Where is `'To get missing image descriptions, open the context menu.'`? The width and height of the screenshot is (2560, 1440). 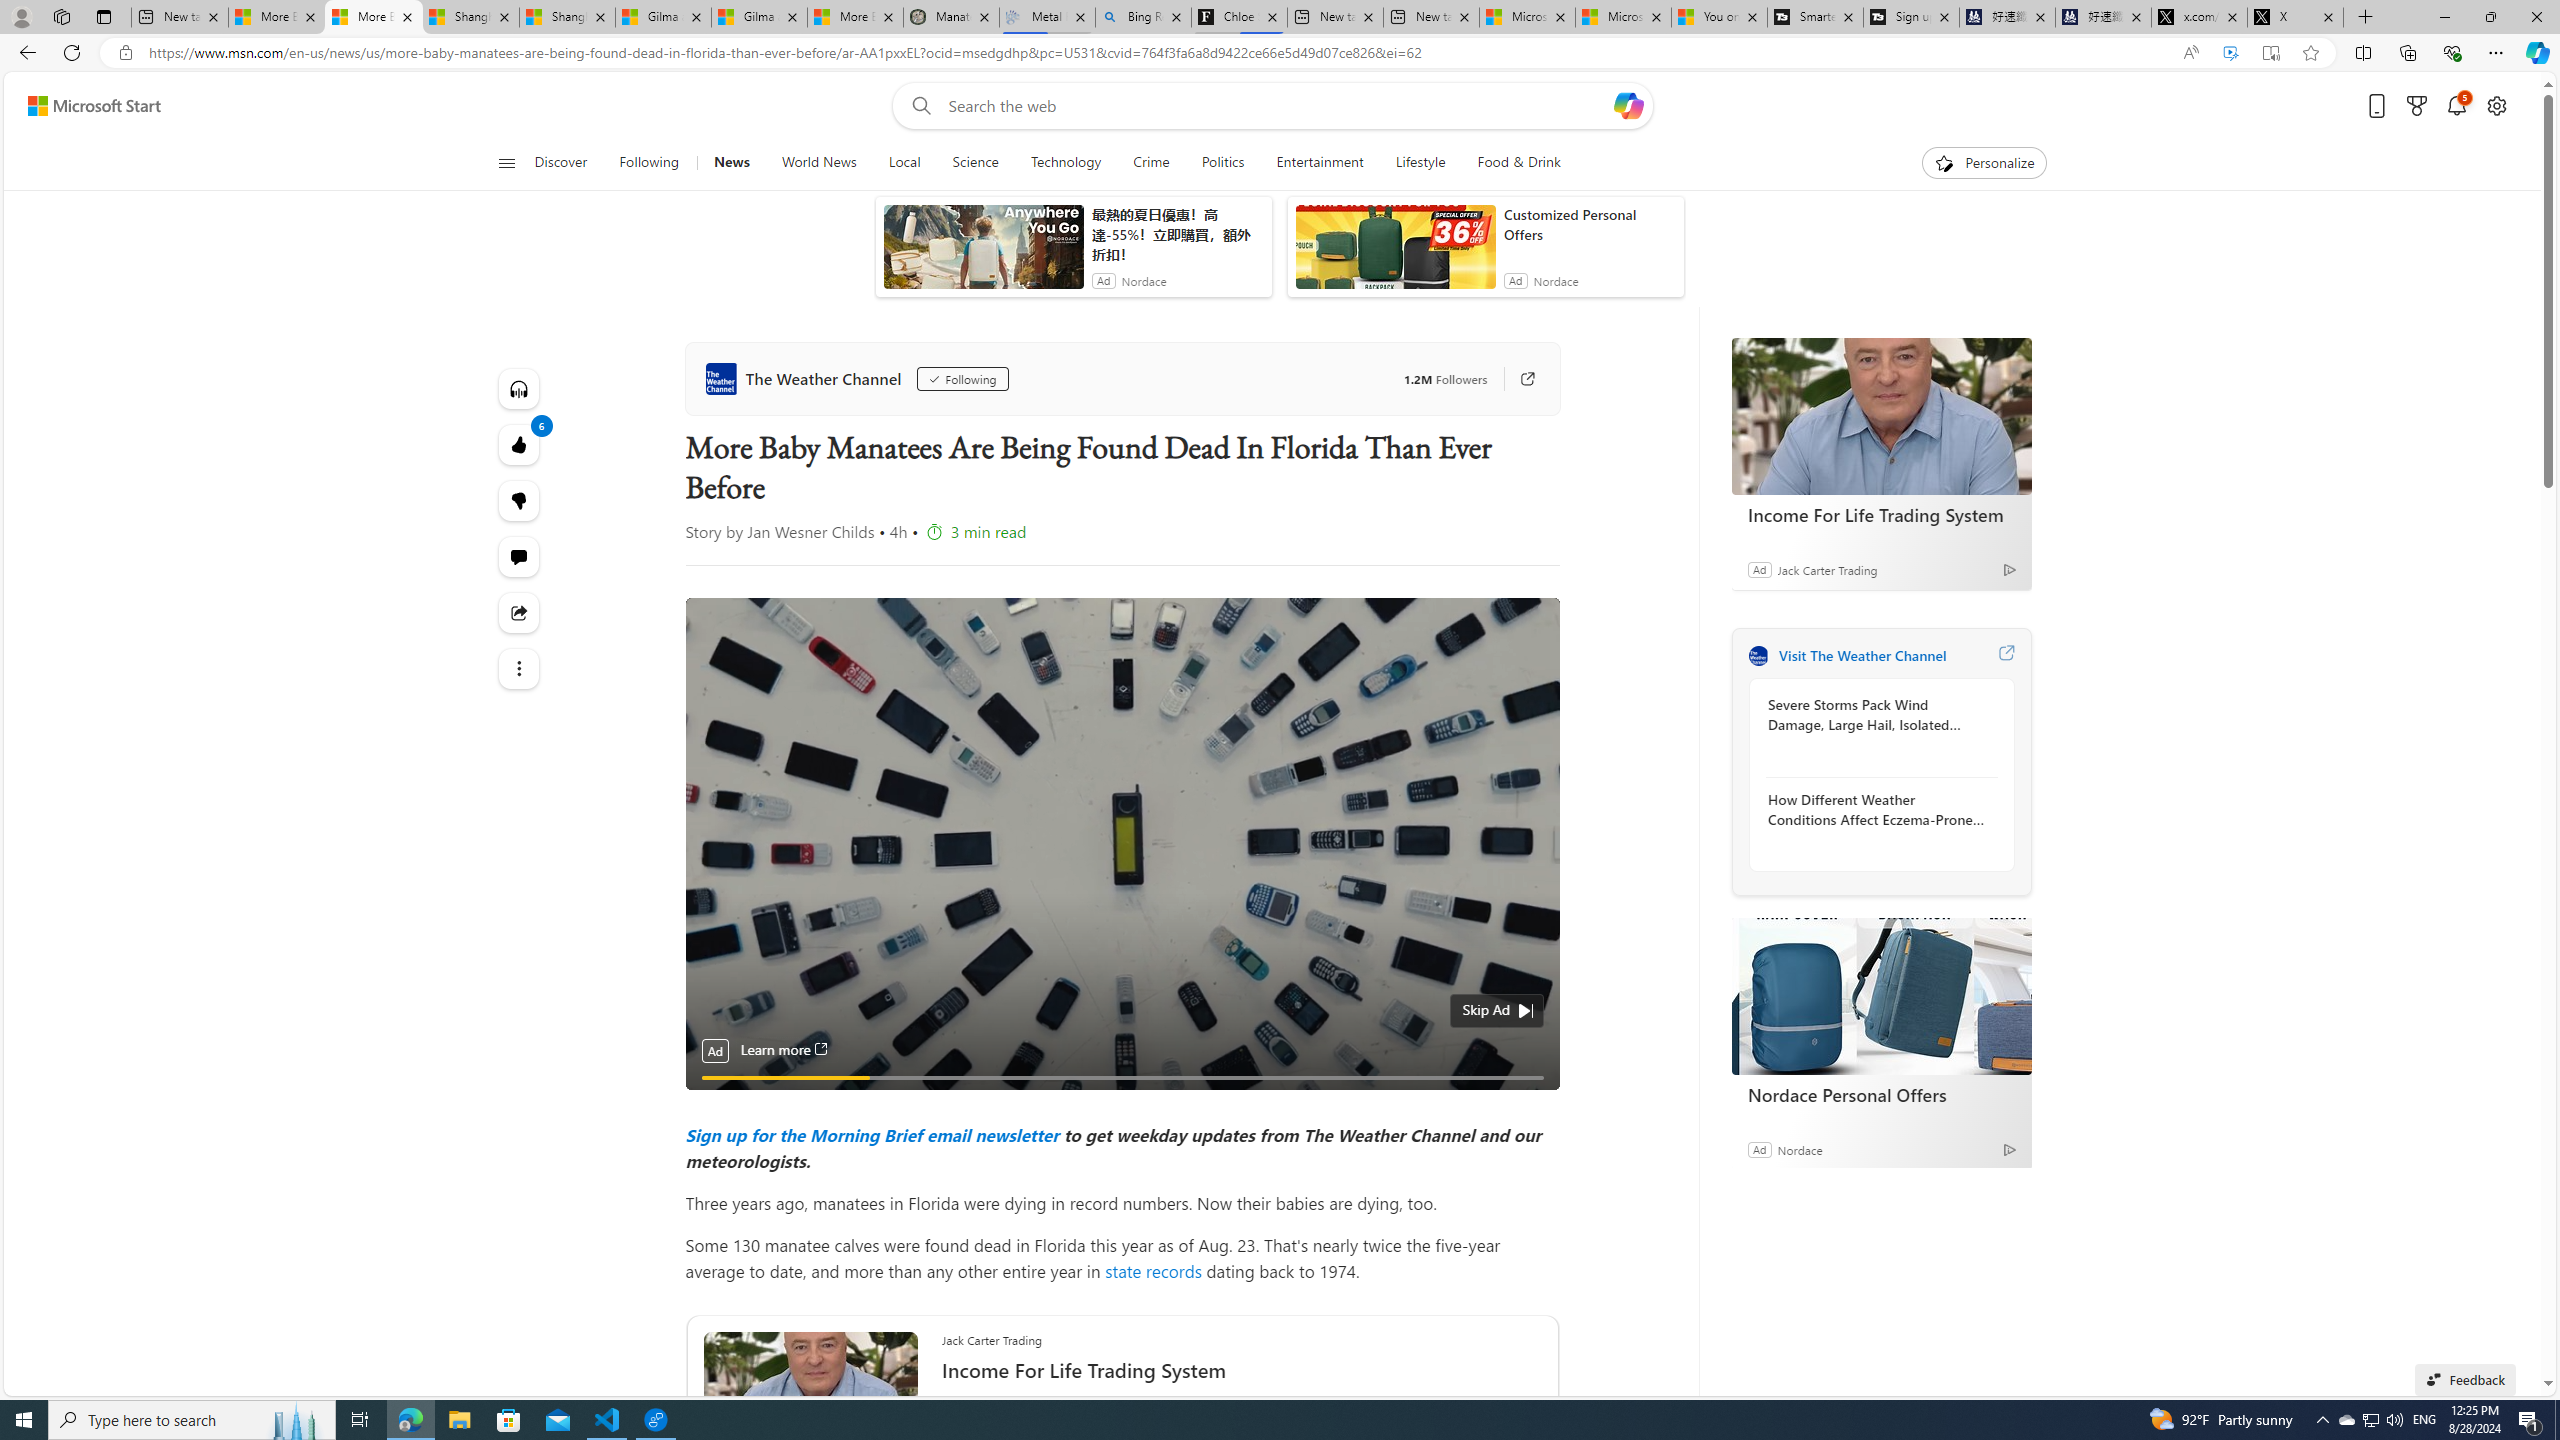
'To get missing image descriptions, open the context menu.' is located at coordinates (1944, 161).